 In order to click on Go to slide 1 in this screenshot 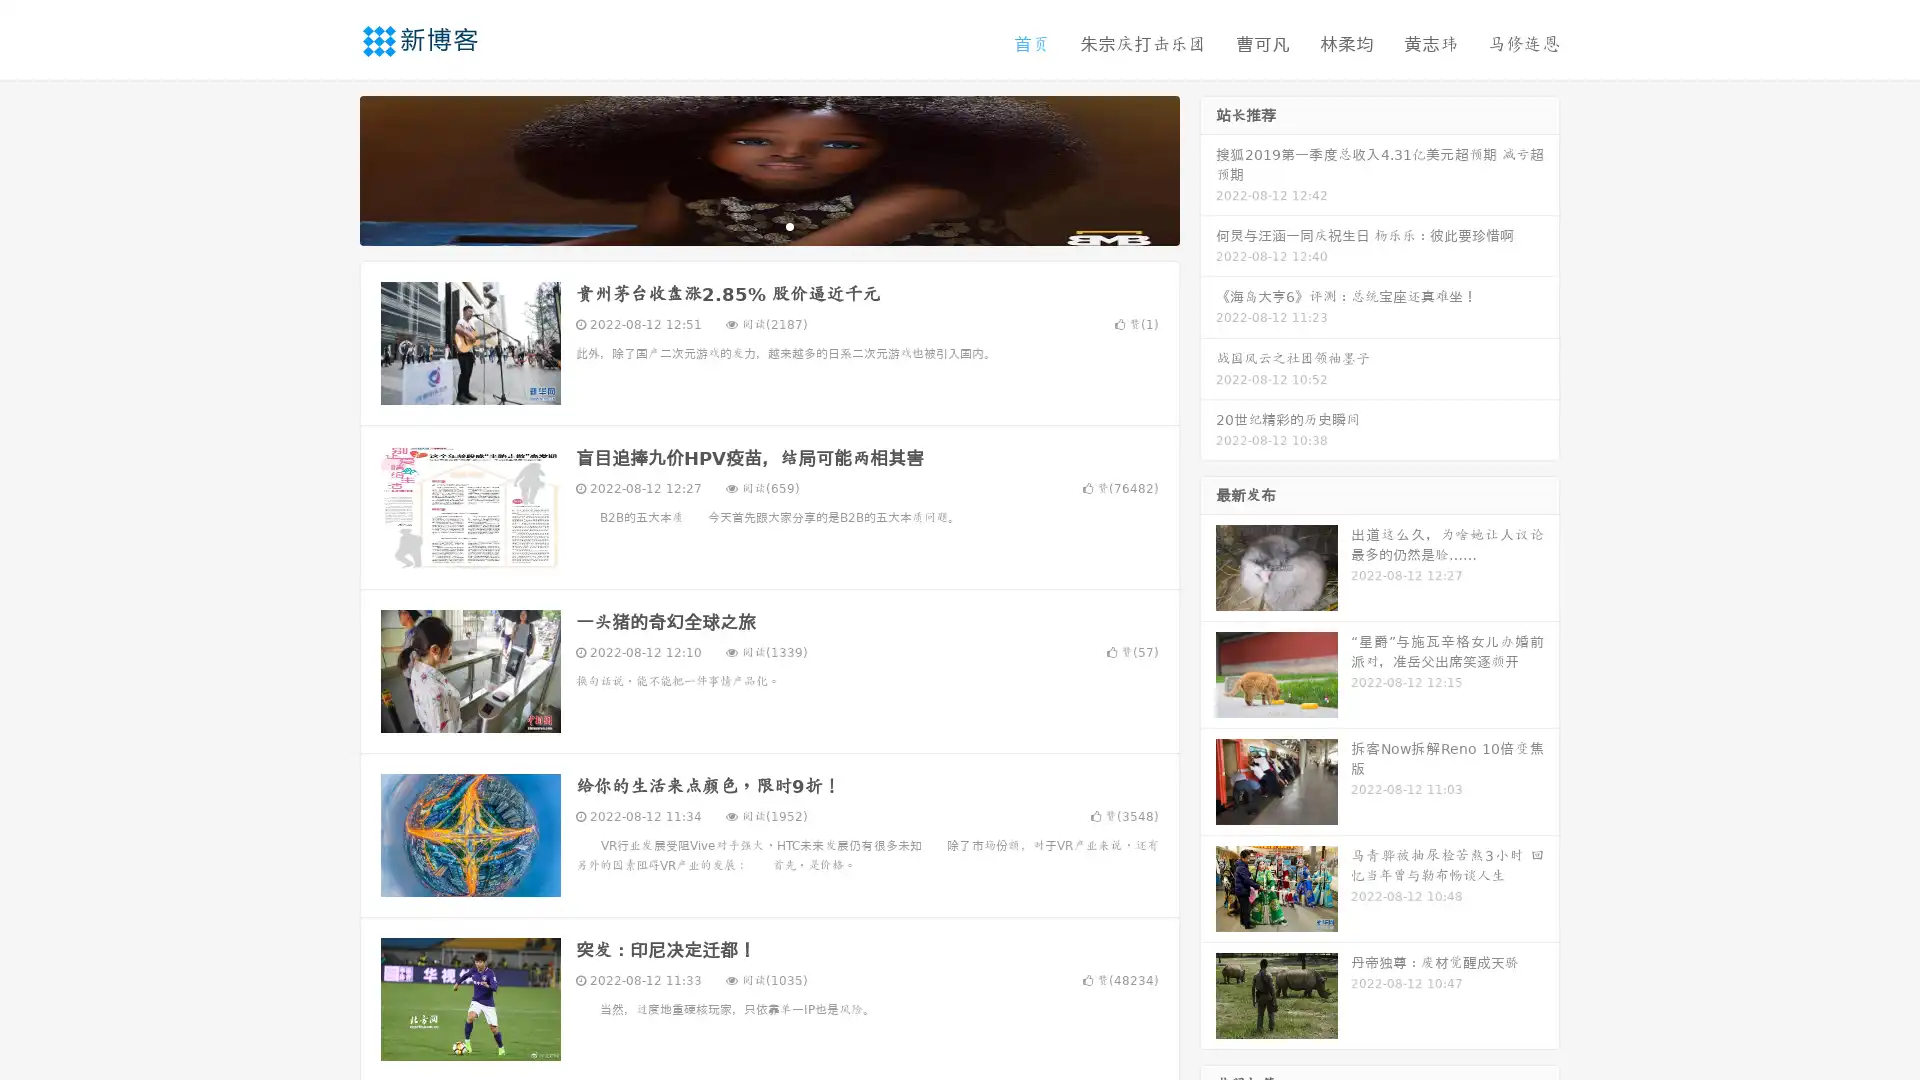, I will do `click(748, 225)`.